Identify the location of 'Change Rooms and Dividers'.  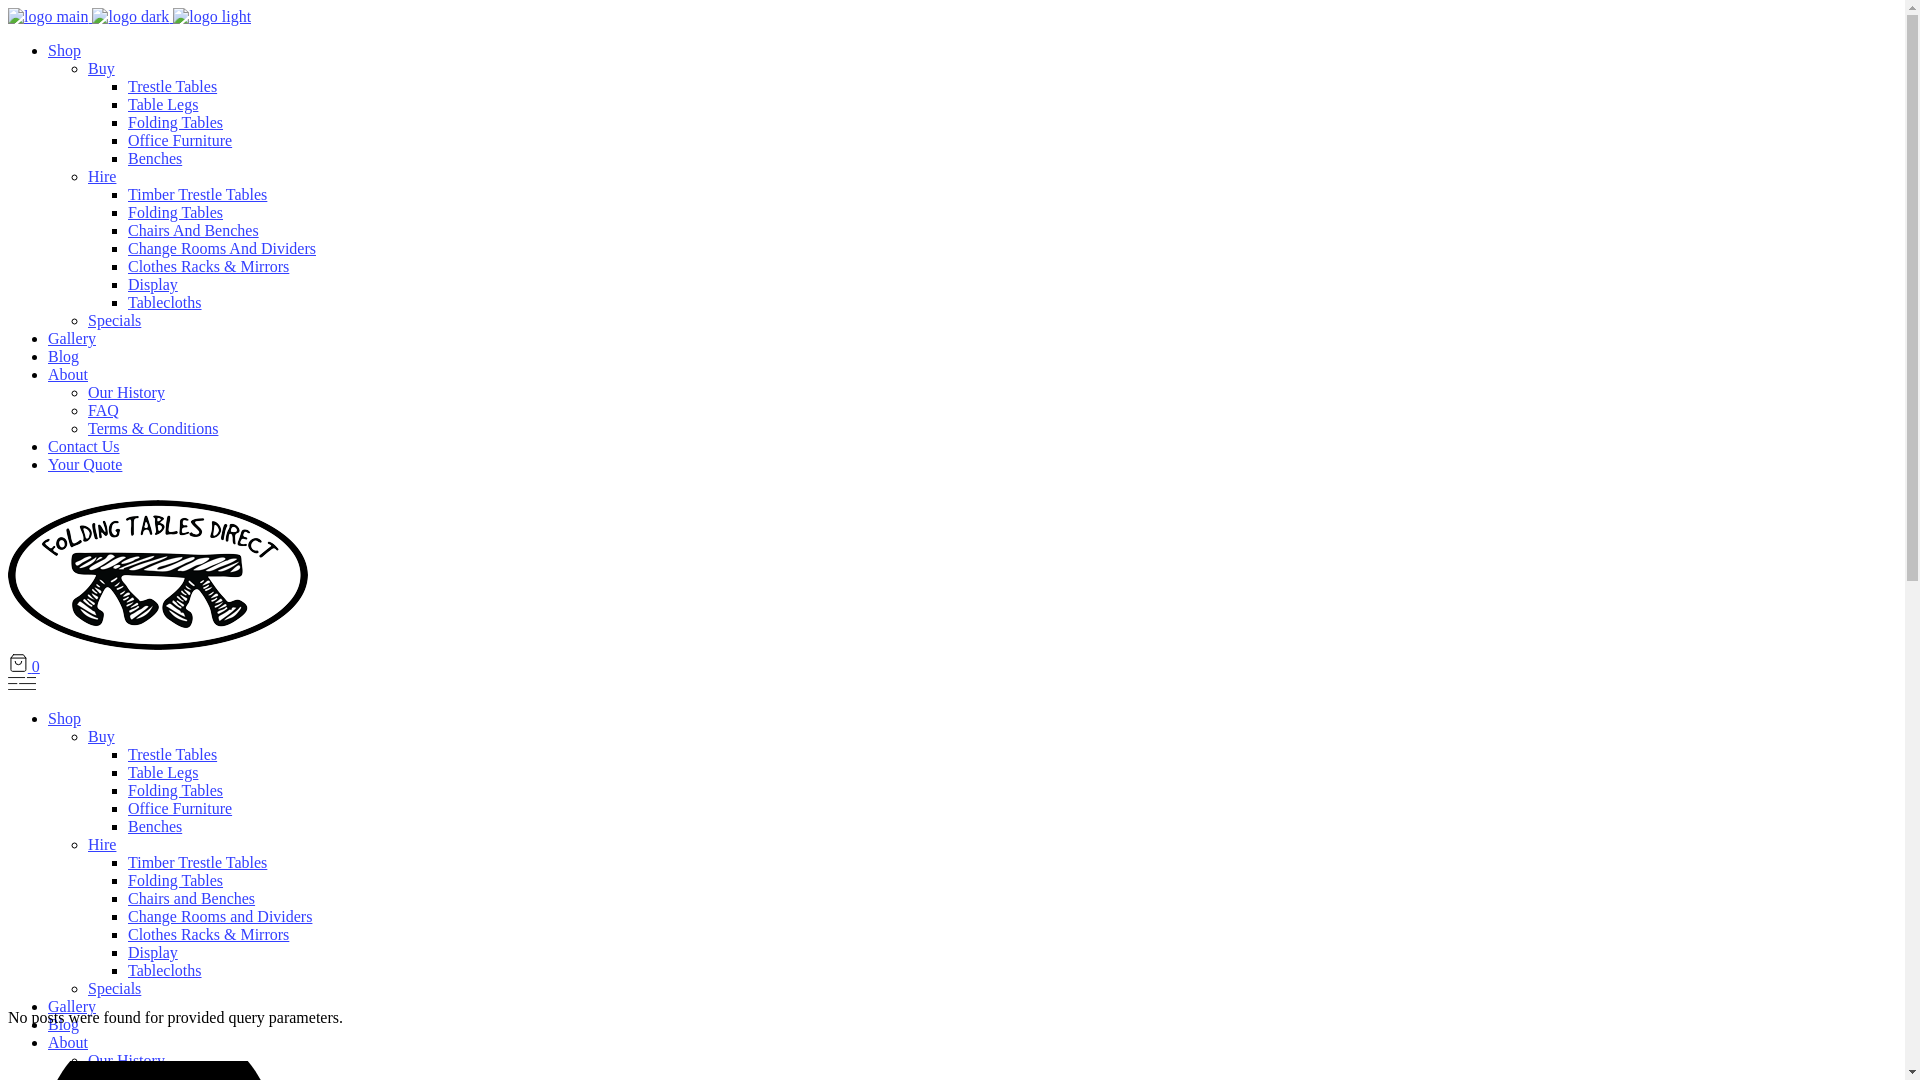
(220, 916).